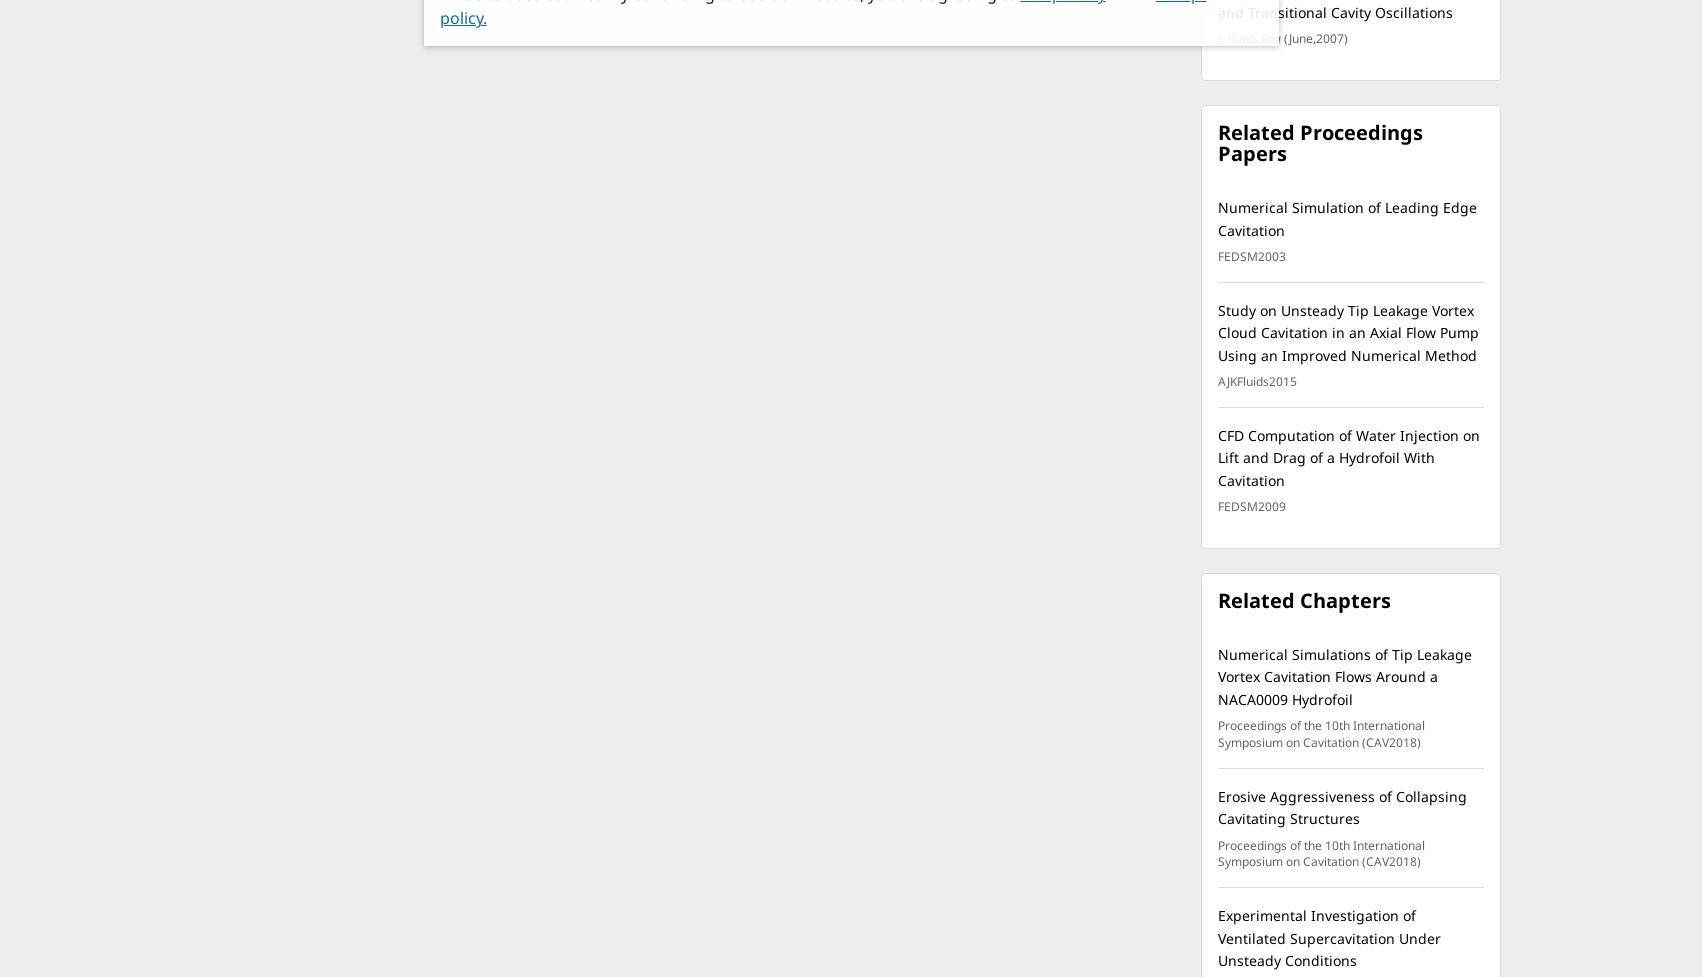 This screenshot has width=1702, height=977. What do you see at coordinates (1251, 255) in the screenshot?
I see `'FEDSM2003'` at bounding box center [1251, 255].